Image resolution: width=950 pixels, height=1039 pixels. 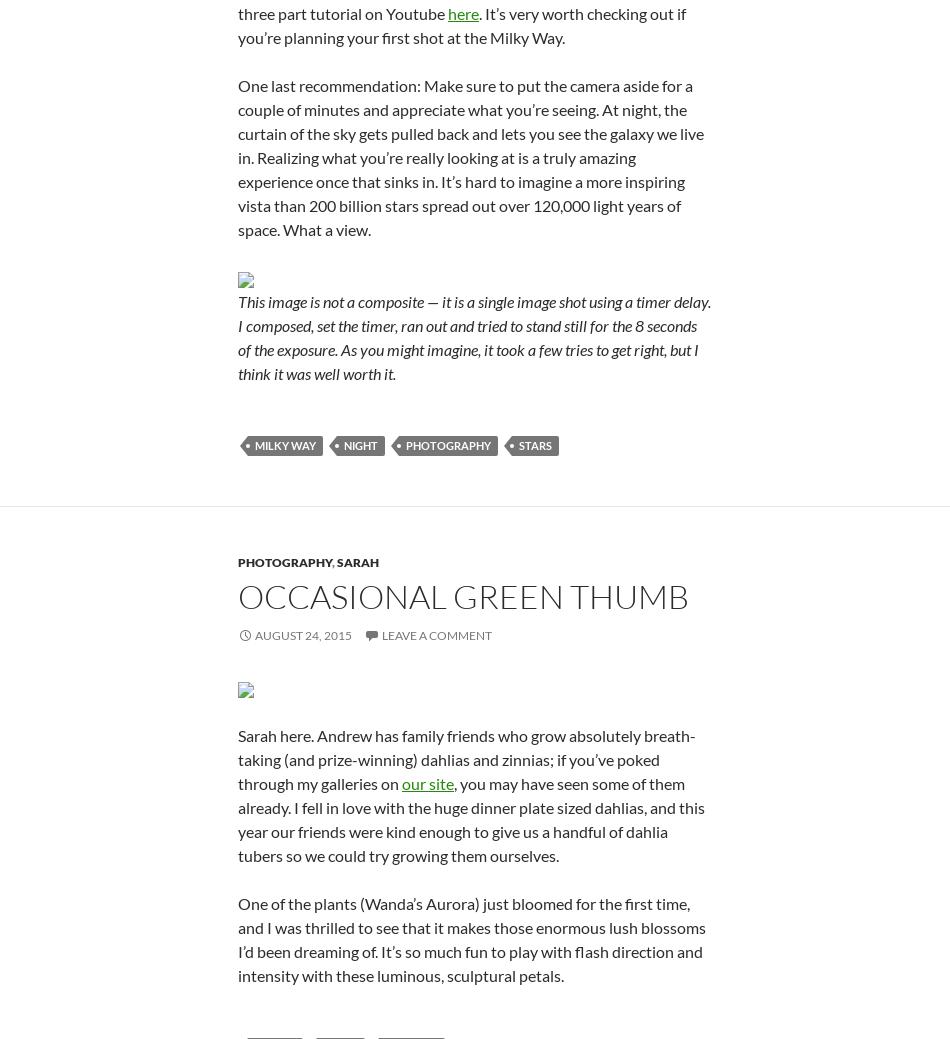 I want to click on 'here', so click(x=462, y=11).